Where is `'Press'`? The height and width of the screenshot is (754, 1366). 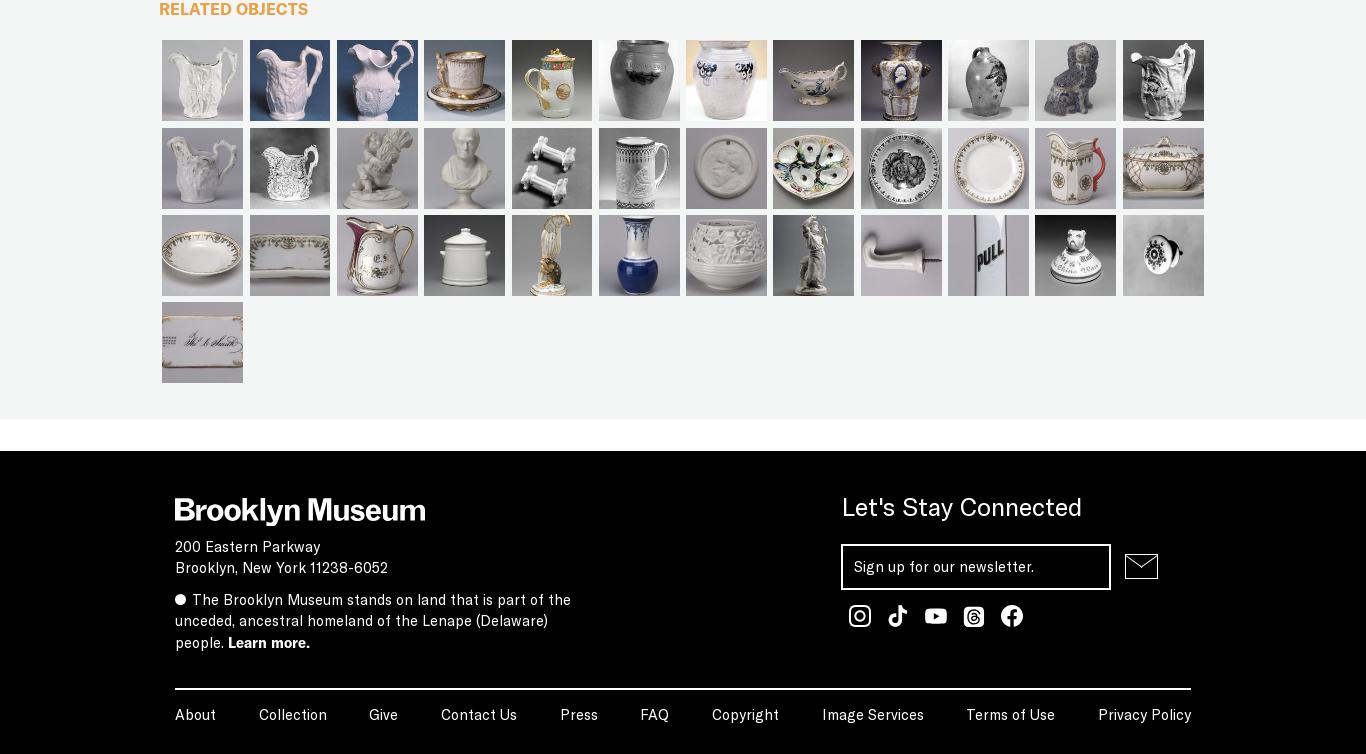 'Press' is located at coordinates (576, 712).